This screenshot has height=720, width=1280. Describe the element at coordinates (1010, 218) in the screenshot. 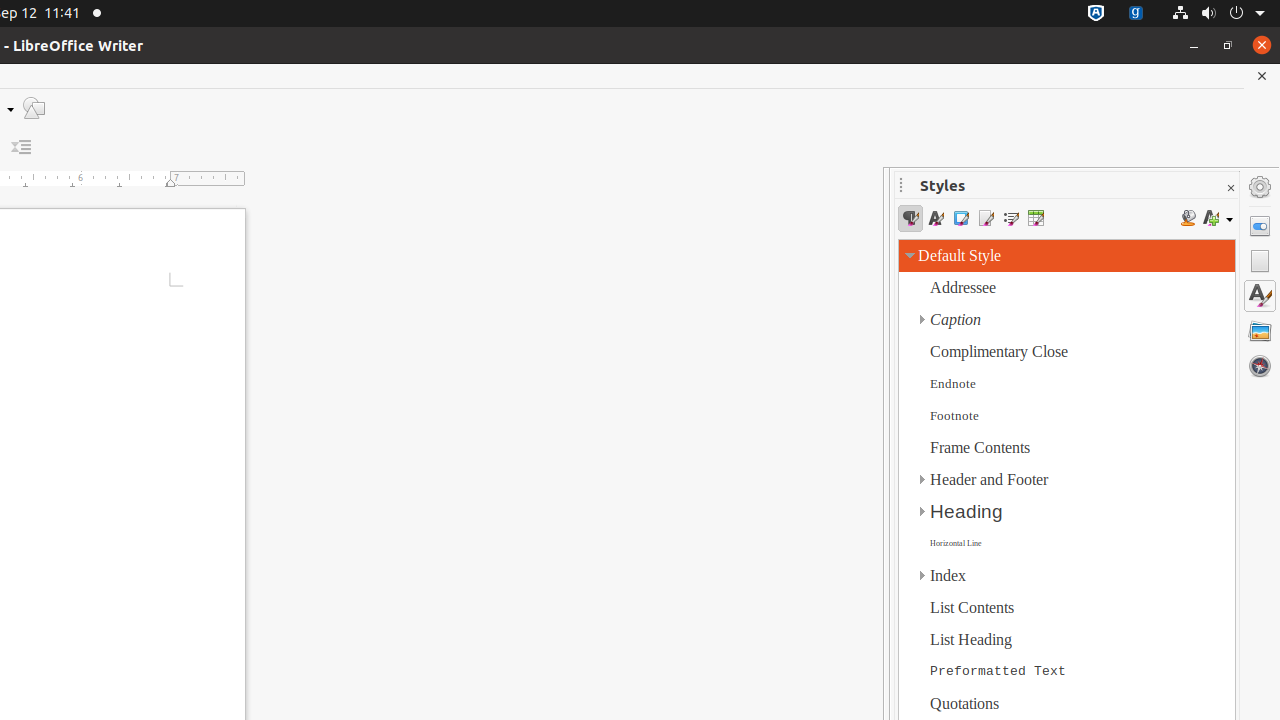

I see `'List Styles'` at that location.